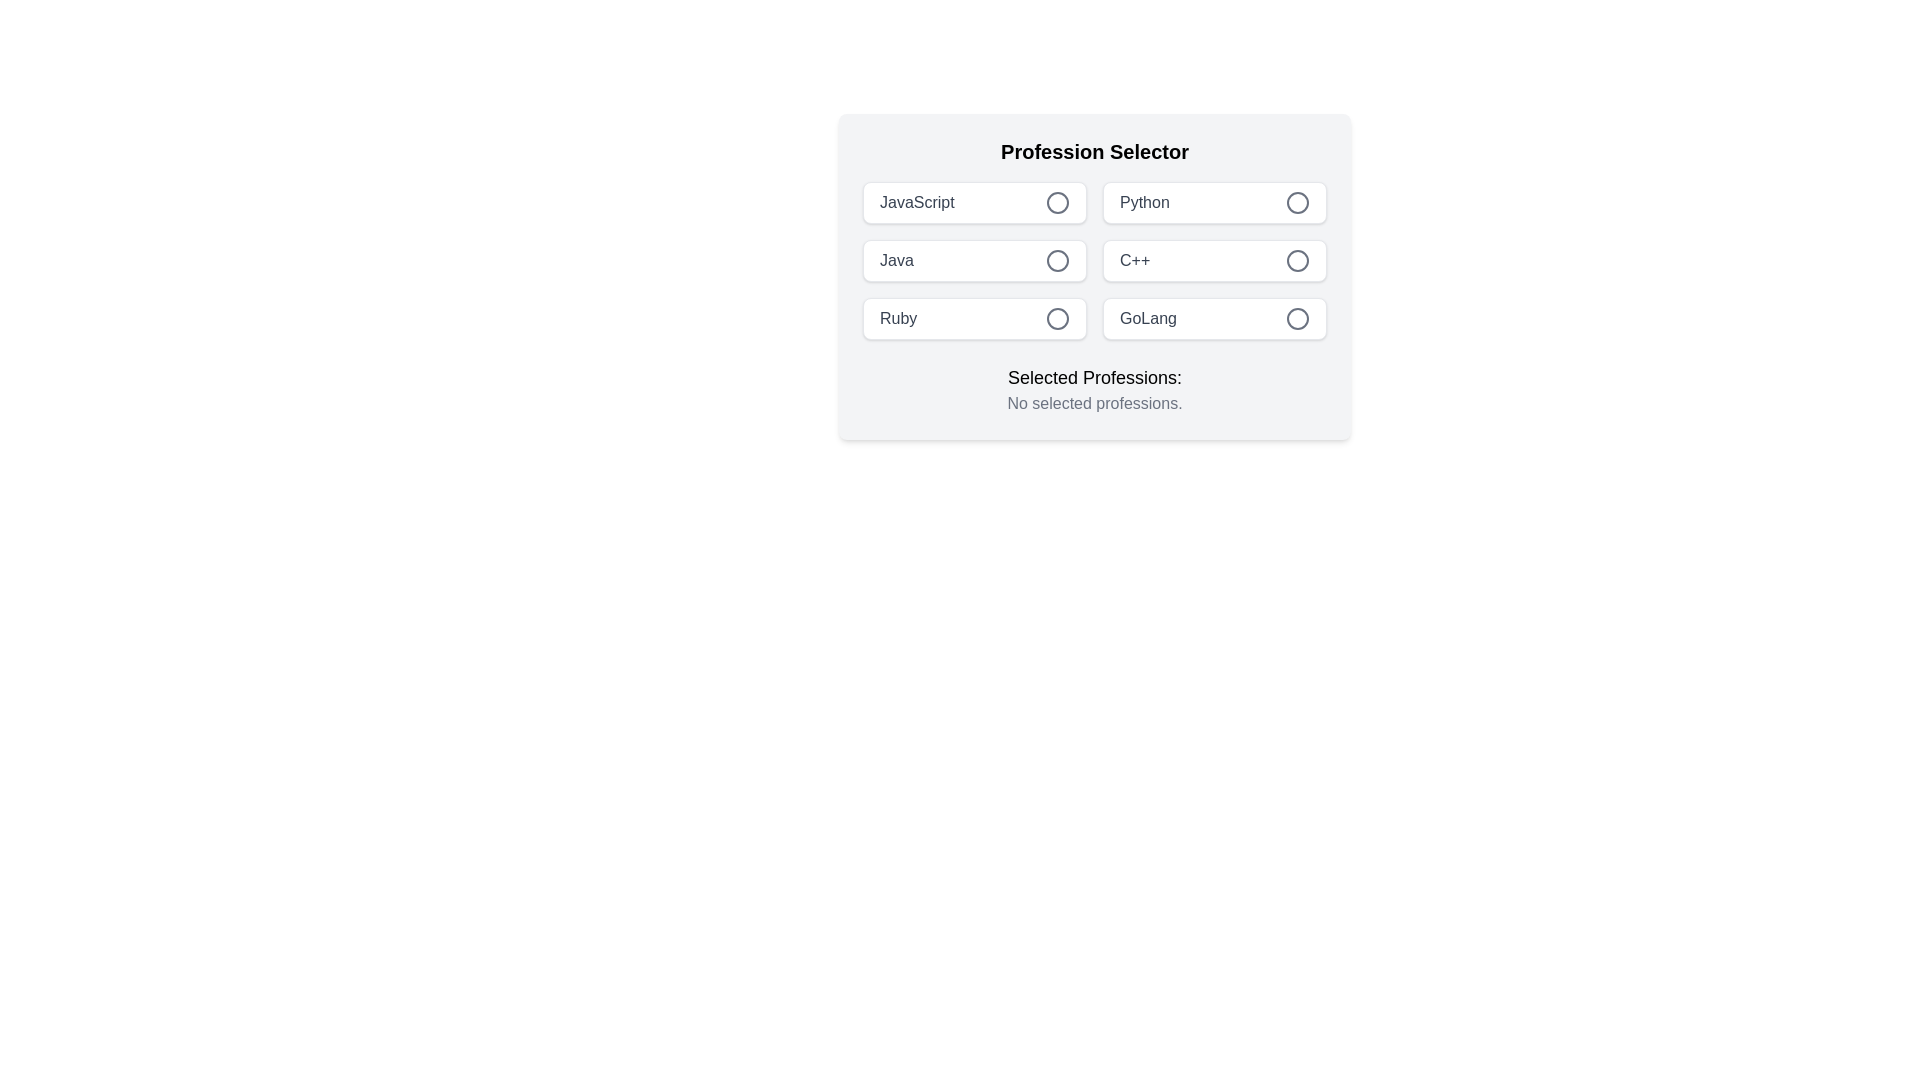 The image size is (1920, 1080). I want to click on the radio button indicator for the 'GoLang' option within the Profession Selector interface for keyboard selection, so click(1297, 318).